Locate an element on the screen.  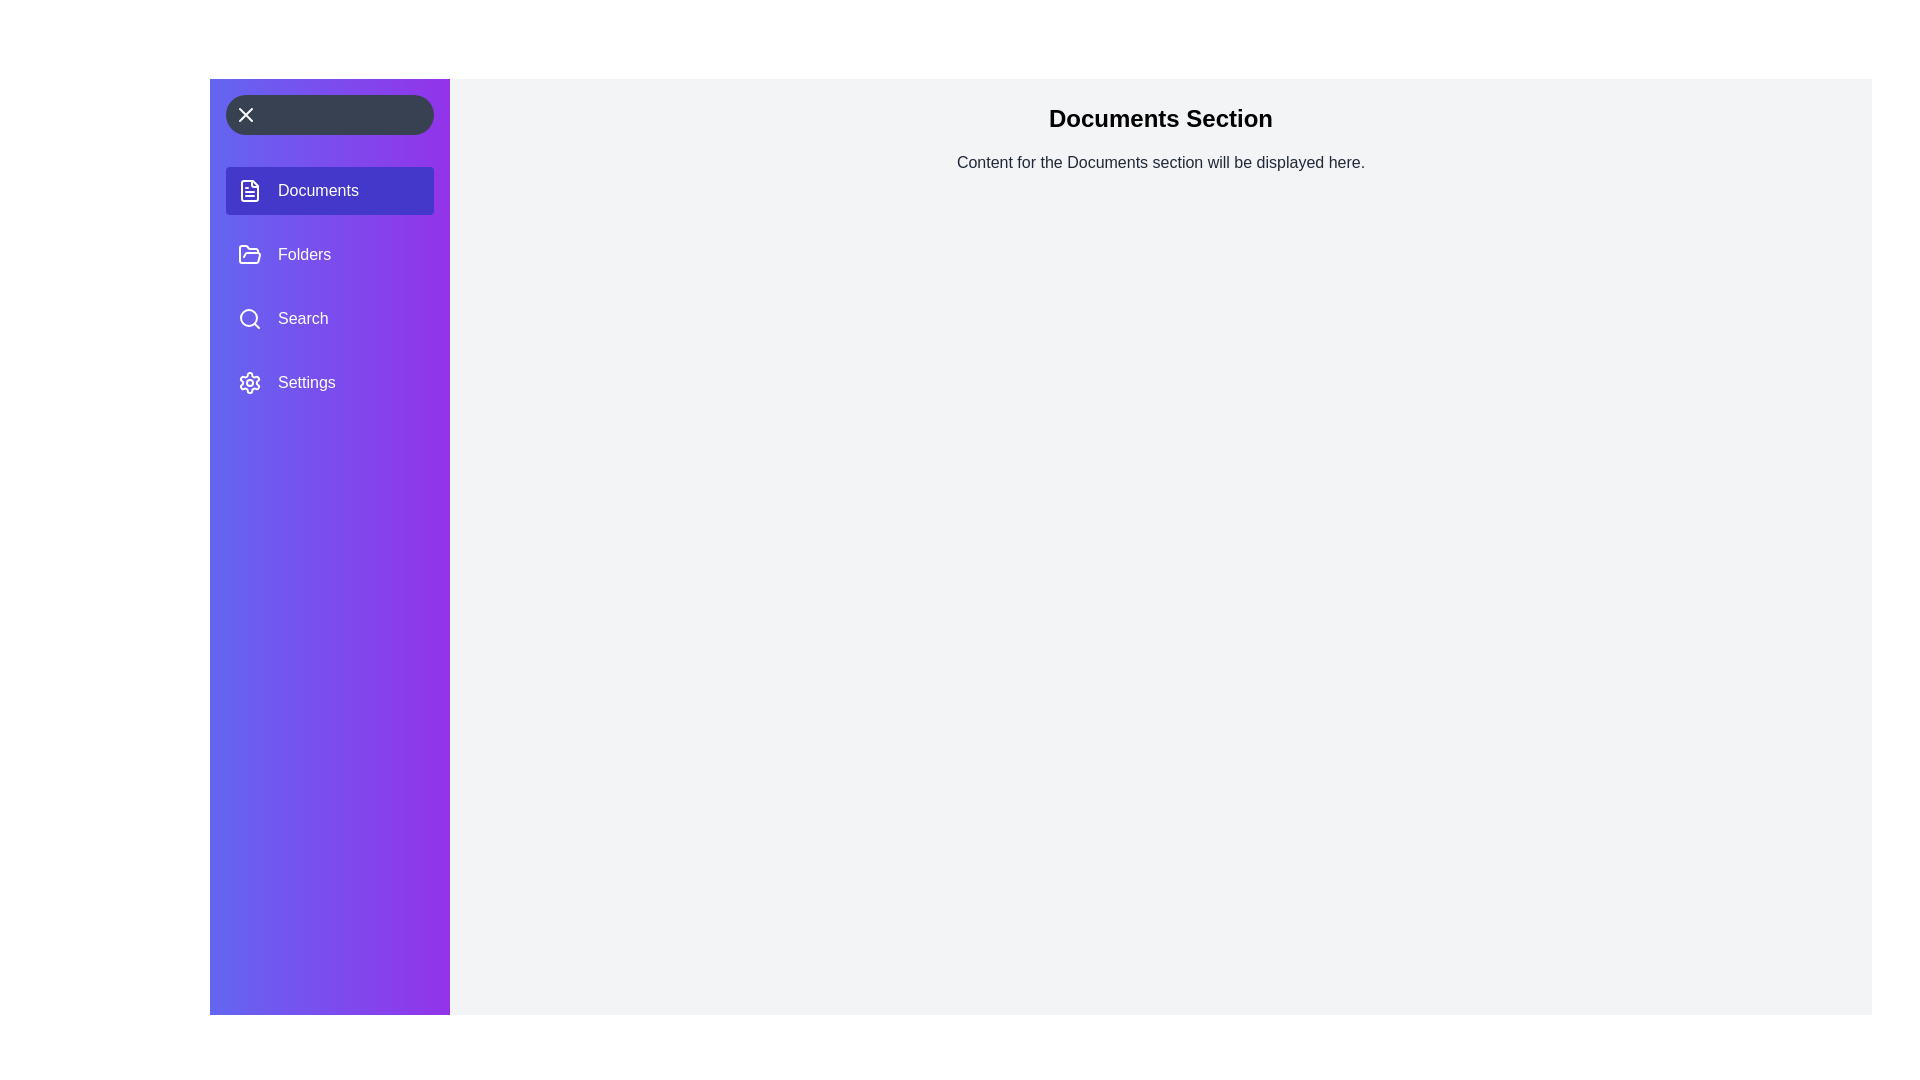
the section labeled Search to select it is located at coordinates (330, 318).